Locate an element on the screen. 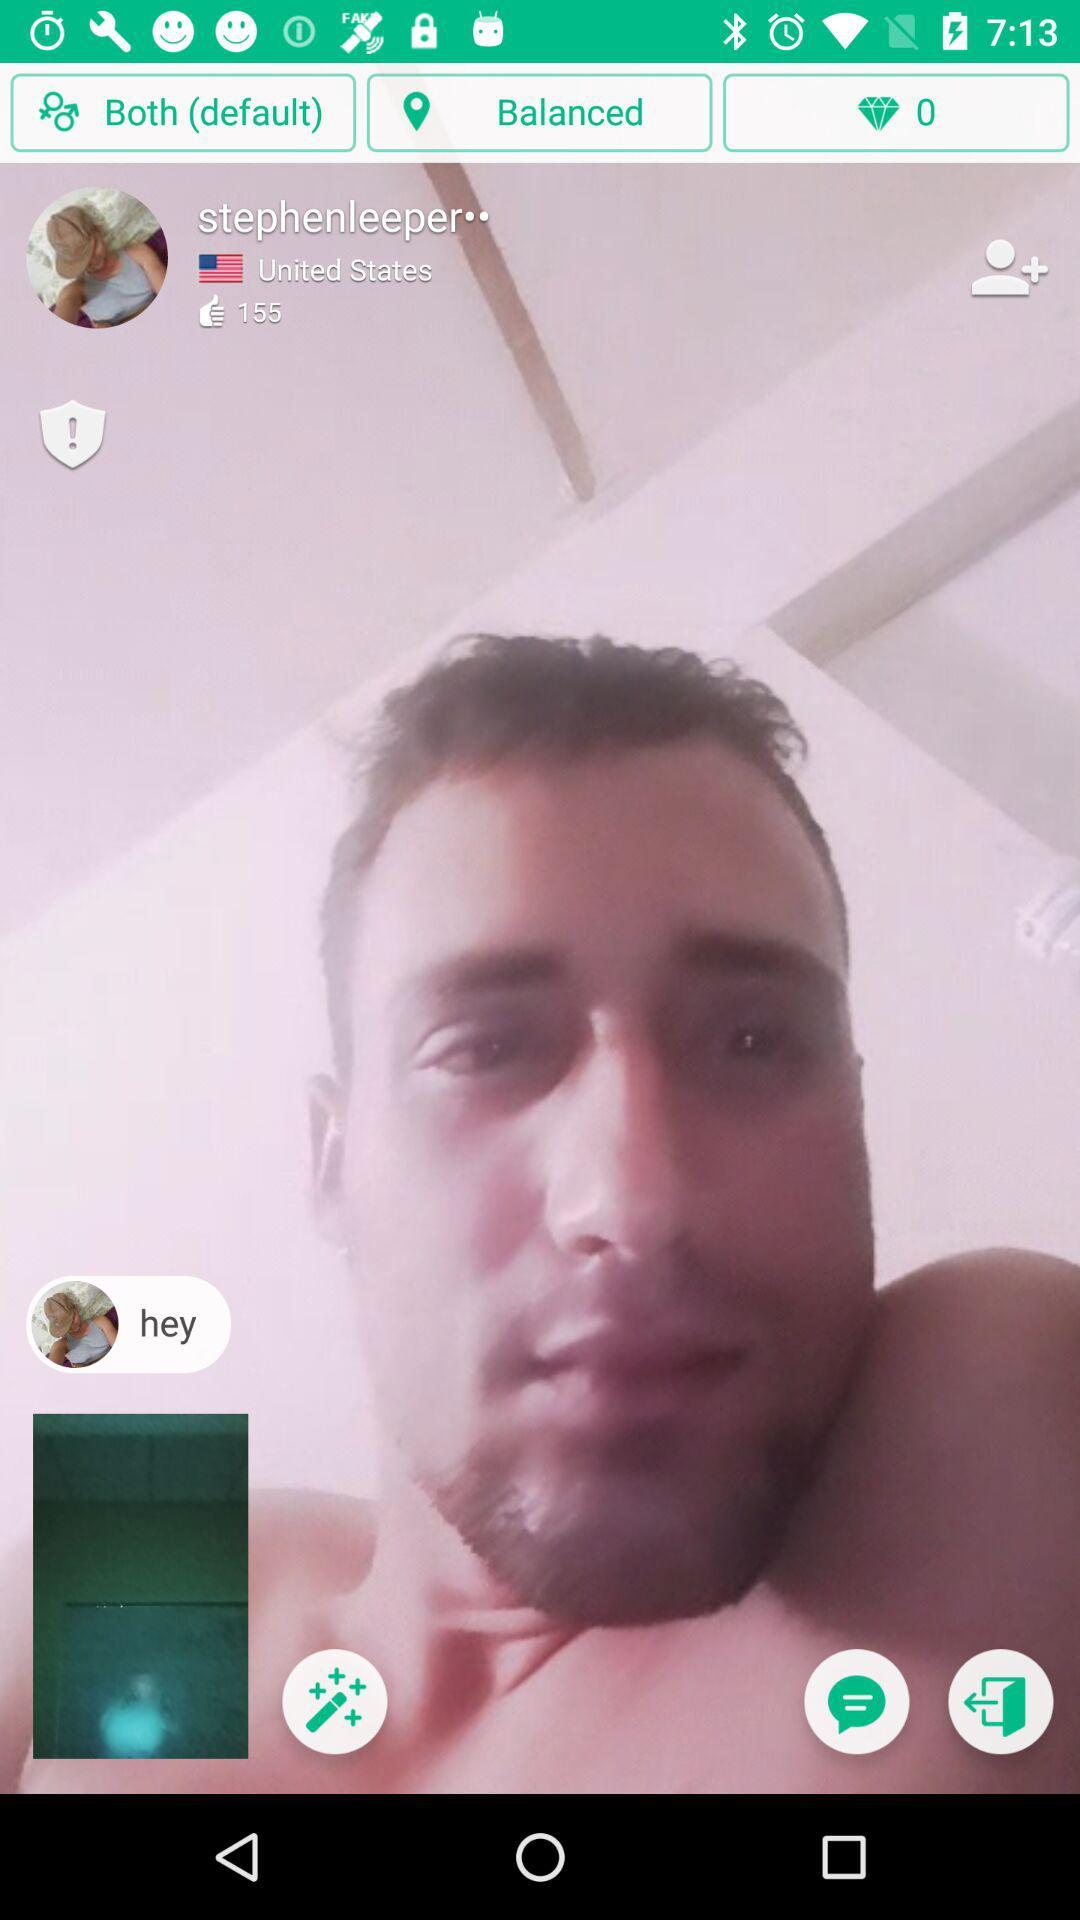  the edit icon is located at coordinates (333, 1713).